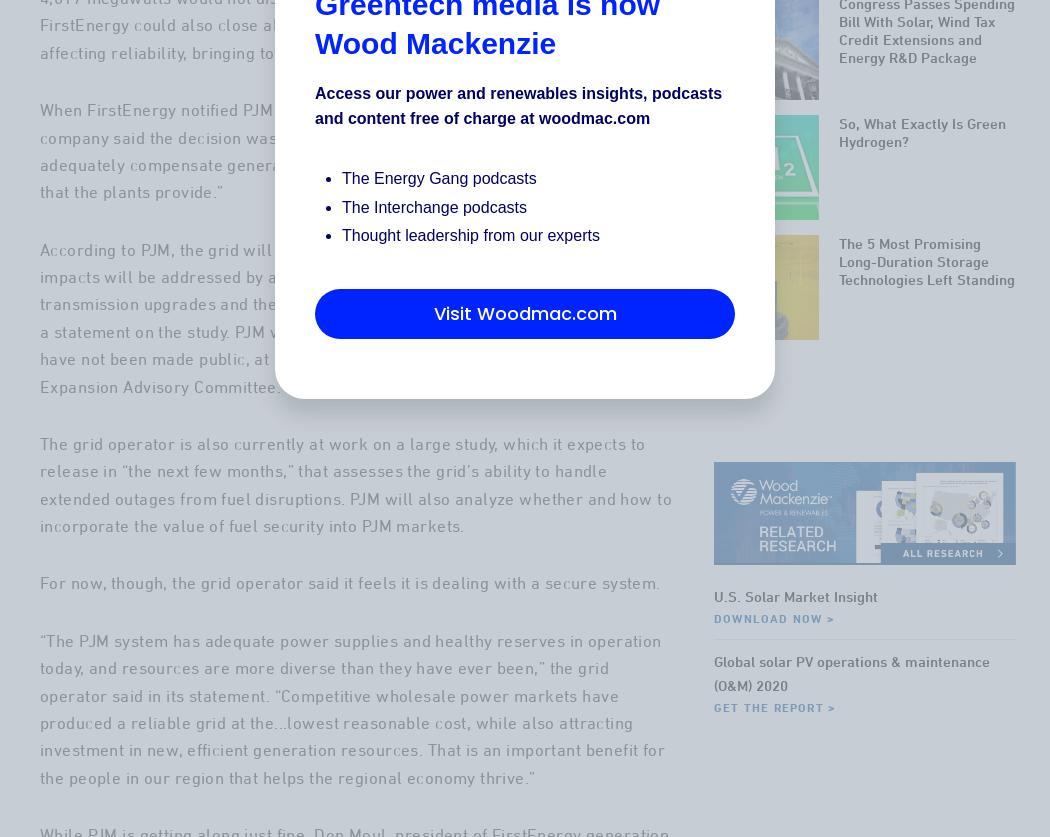 This screenshot has width=1050, height=837. Describe the element at coordinates (39, 230) in the screenshot. I see `'of its plans to close the plants, the company said the decision was “due to a market environment that fails to adequately compensate generators for the resiliency and fuel-security attributes that the plants provide.”'` at that location.